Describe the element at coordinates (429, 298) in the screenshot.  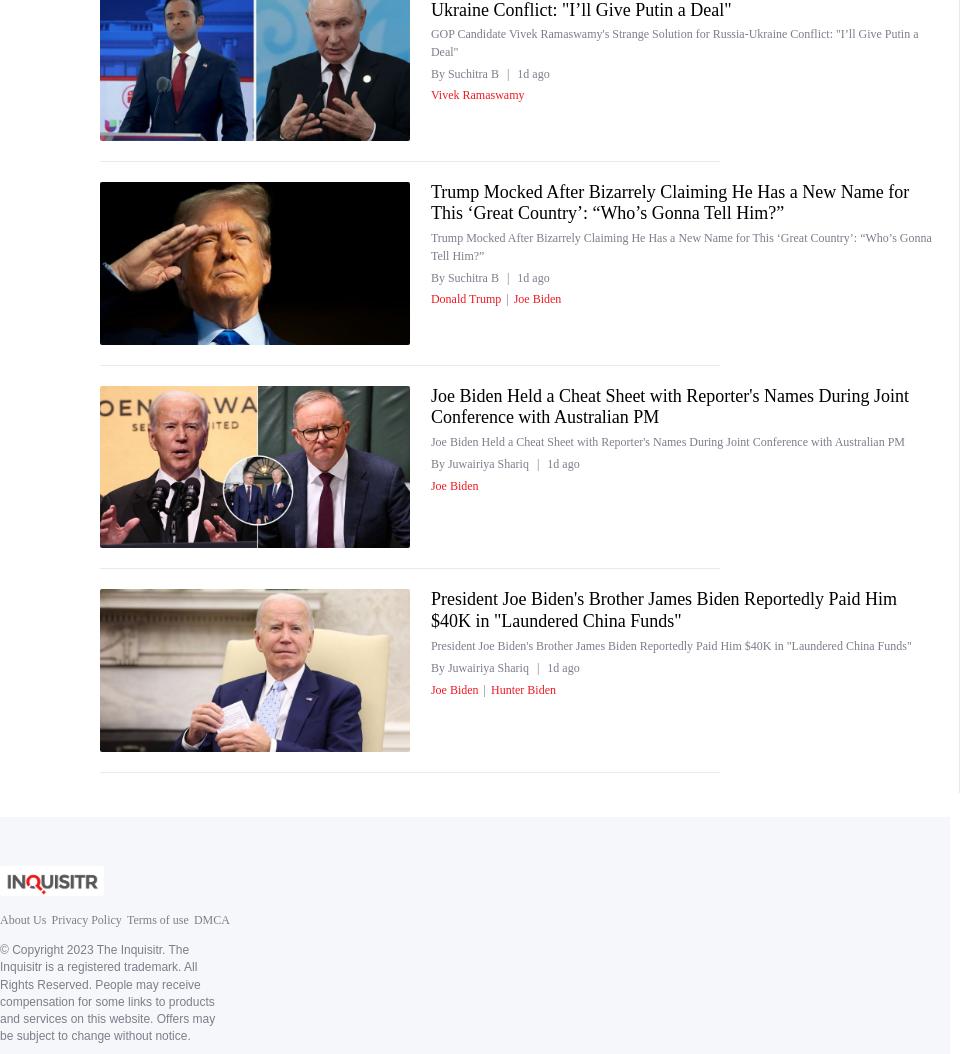
I see `'Donald Trump'` at that location.